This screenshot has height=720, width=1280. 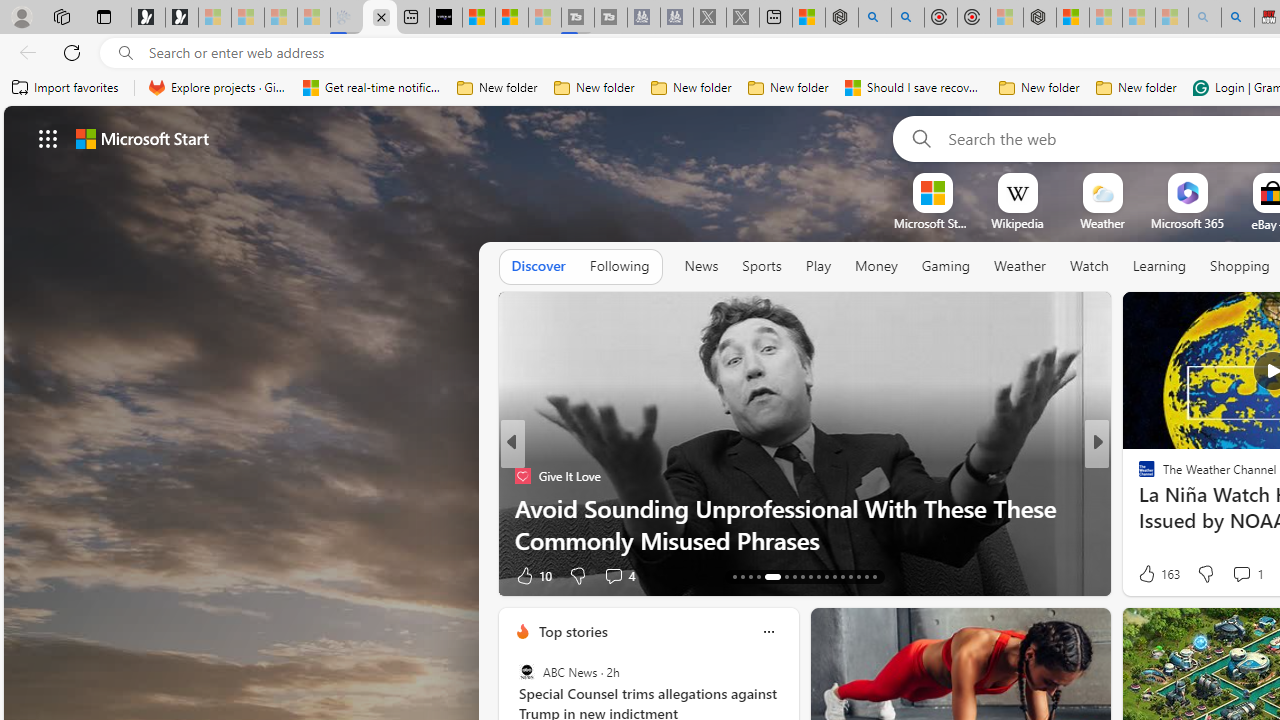 I want to click on 'AutomationID: tab-50', so click(x=850, y=577).